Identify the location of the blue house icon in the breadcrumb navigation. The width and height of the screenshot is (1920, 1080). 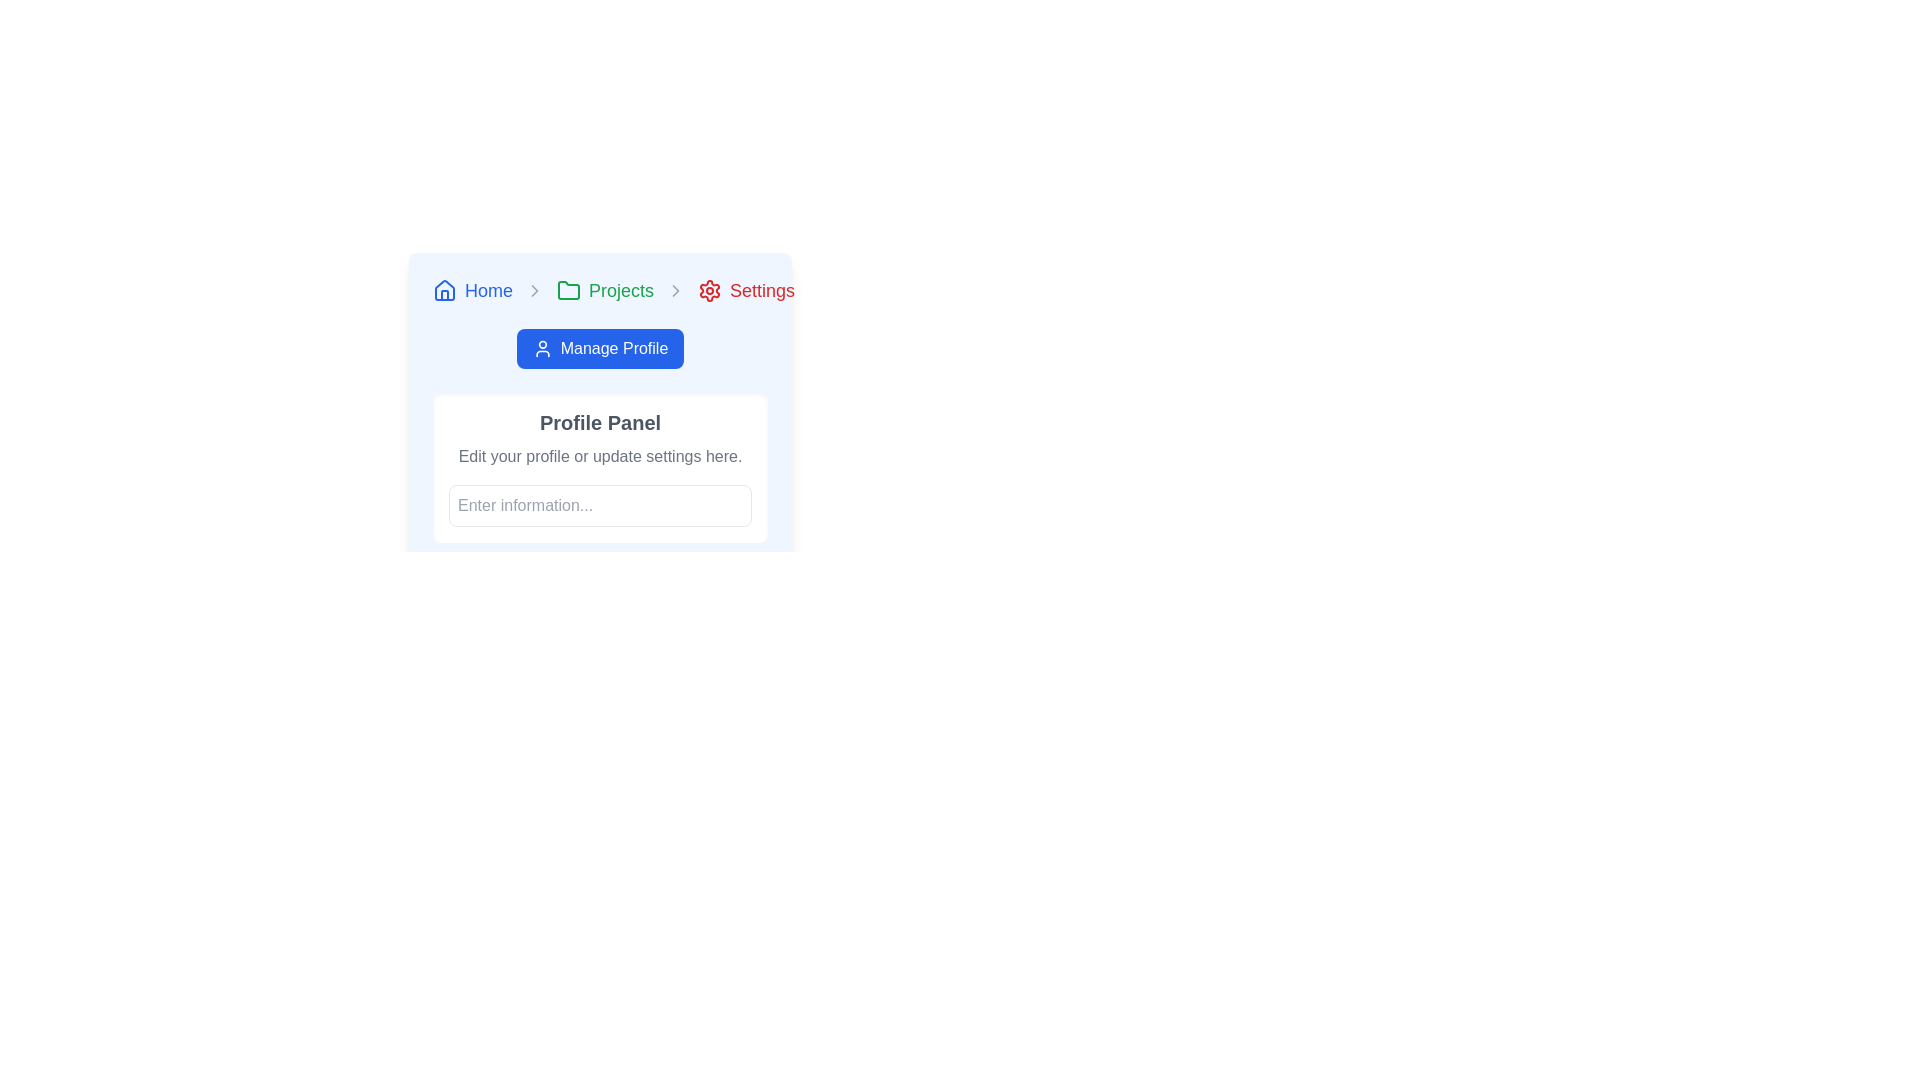
(444, 290).